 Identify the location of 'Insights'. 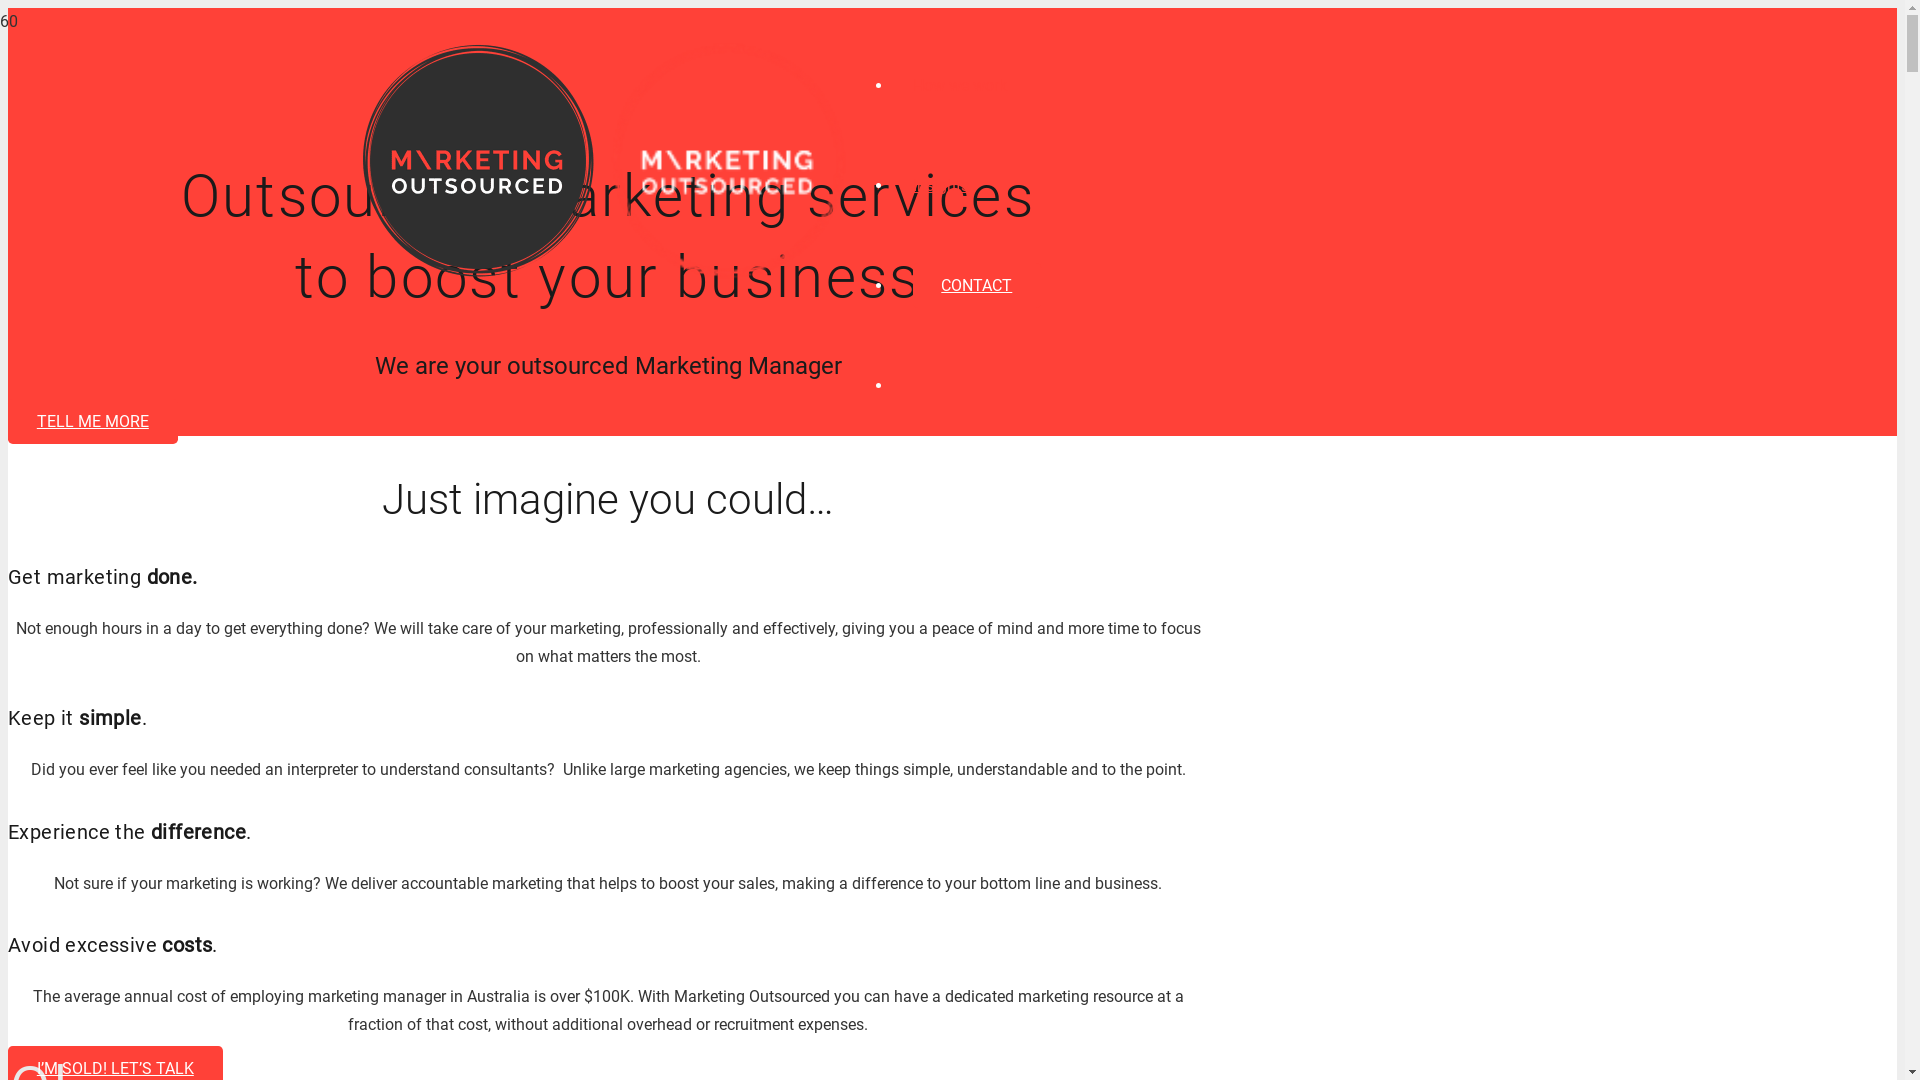
(939, 185).